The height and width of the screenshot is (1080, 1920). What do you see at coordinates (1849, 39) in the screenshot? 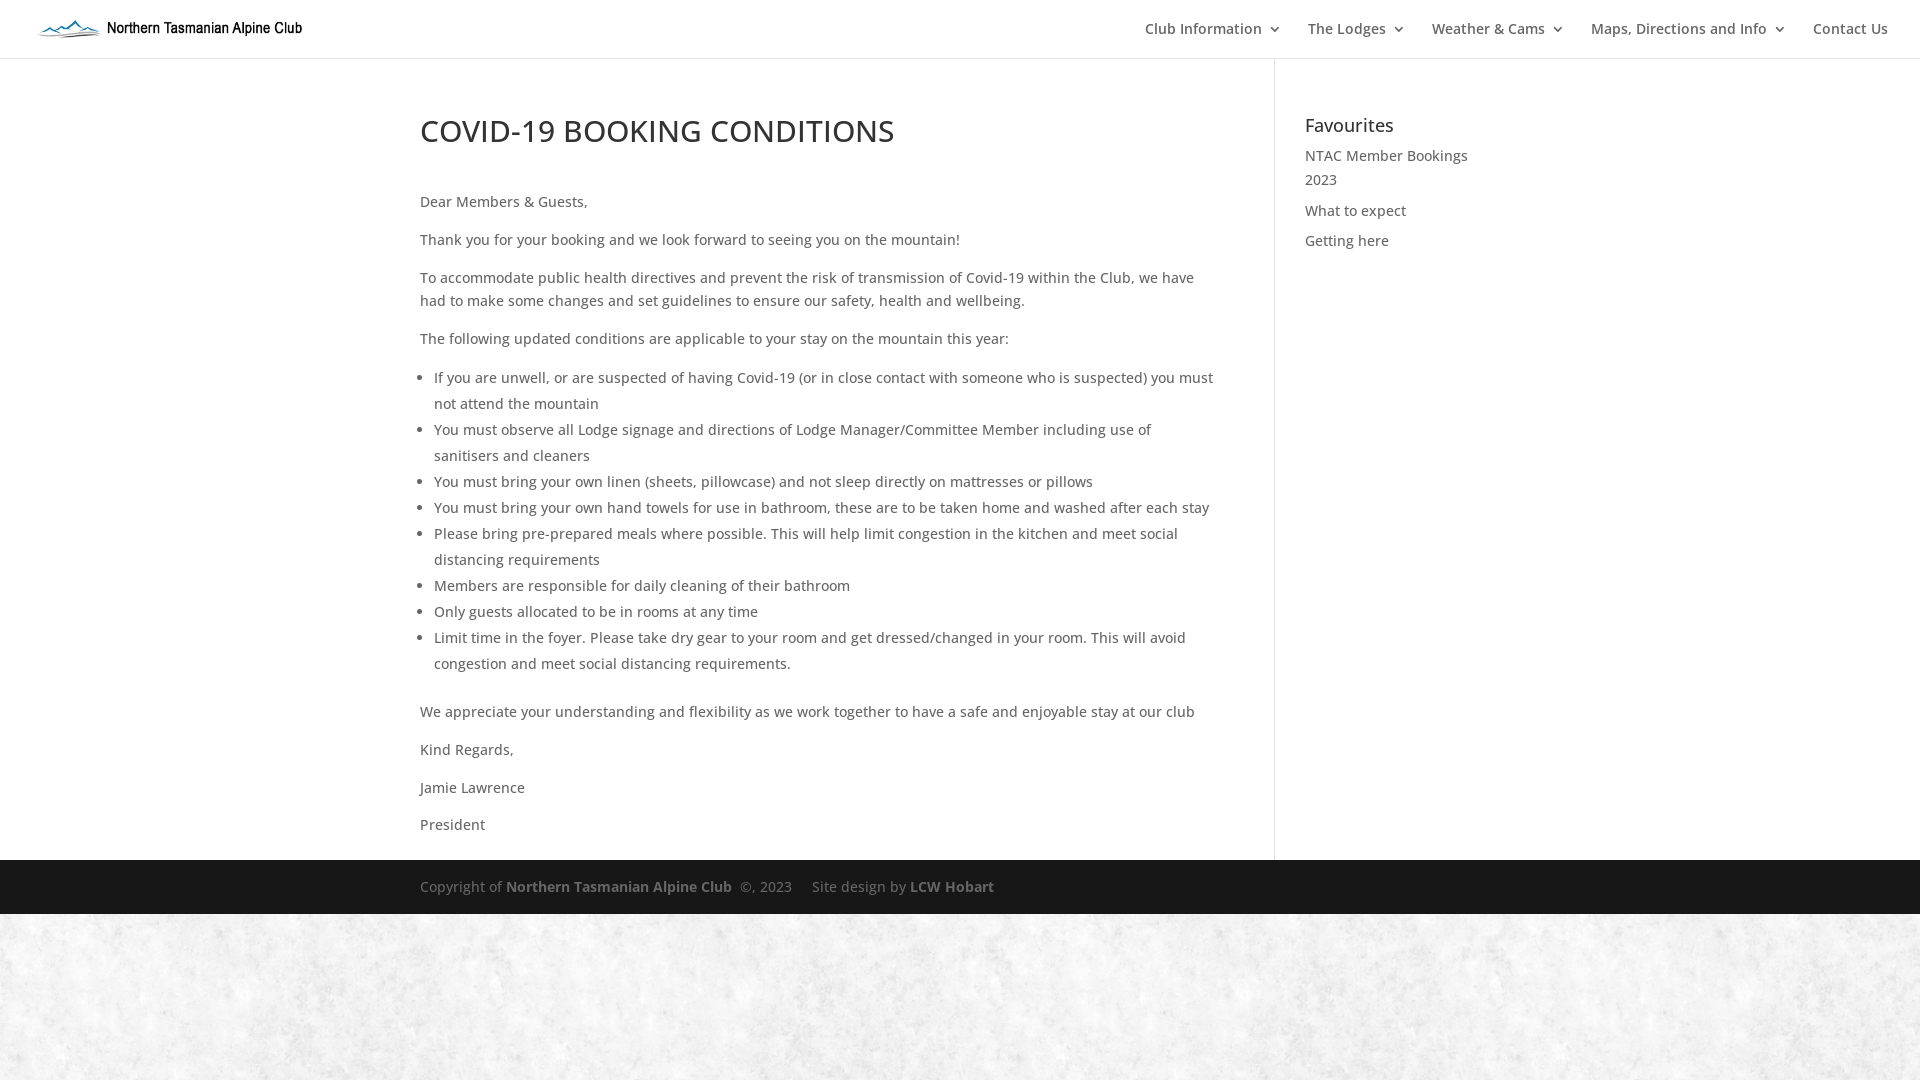
I see `'Contact Us'` at bounding box center [1849, 39].